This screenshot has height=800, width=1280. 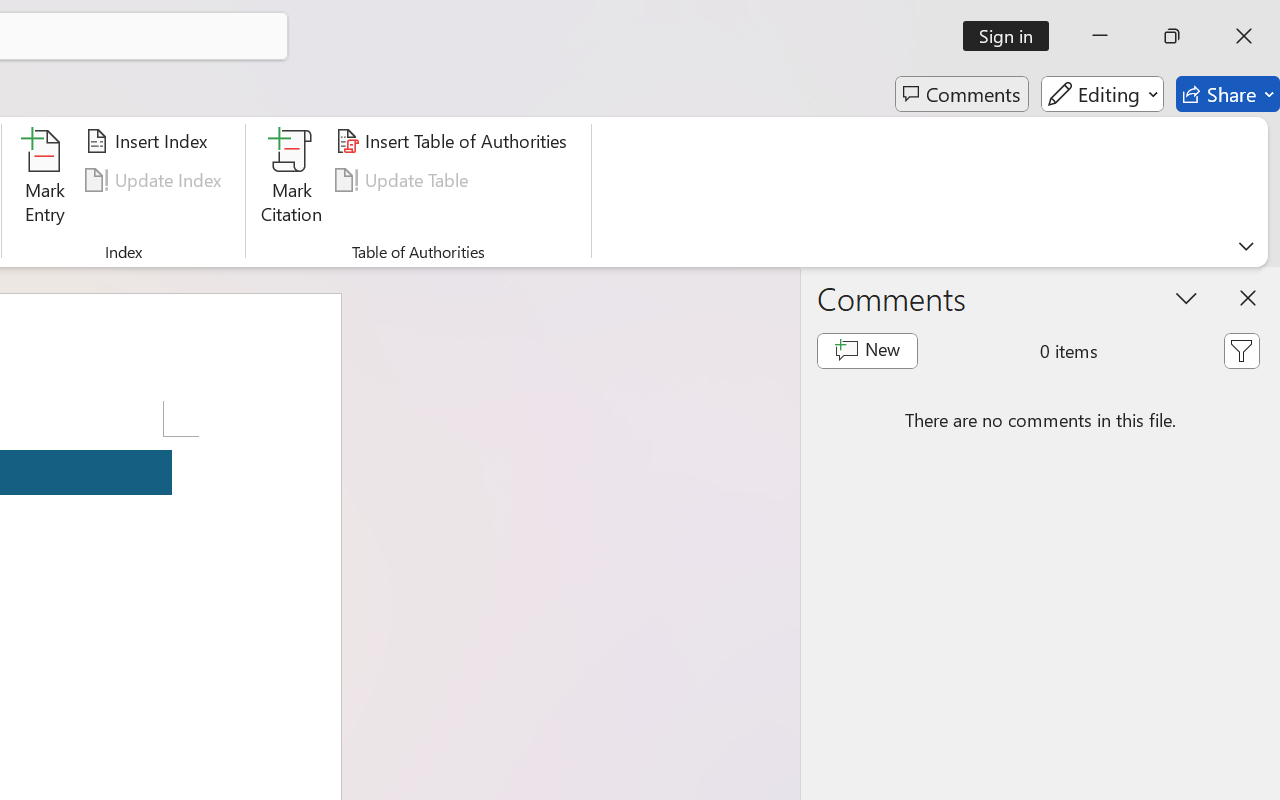 What do you see at coordinates (1240, 350) in the screenshot?
I see `'Filter'` at bounding box center [1240, 350].